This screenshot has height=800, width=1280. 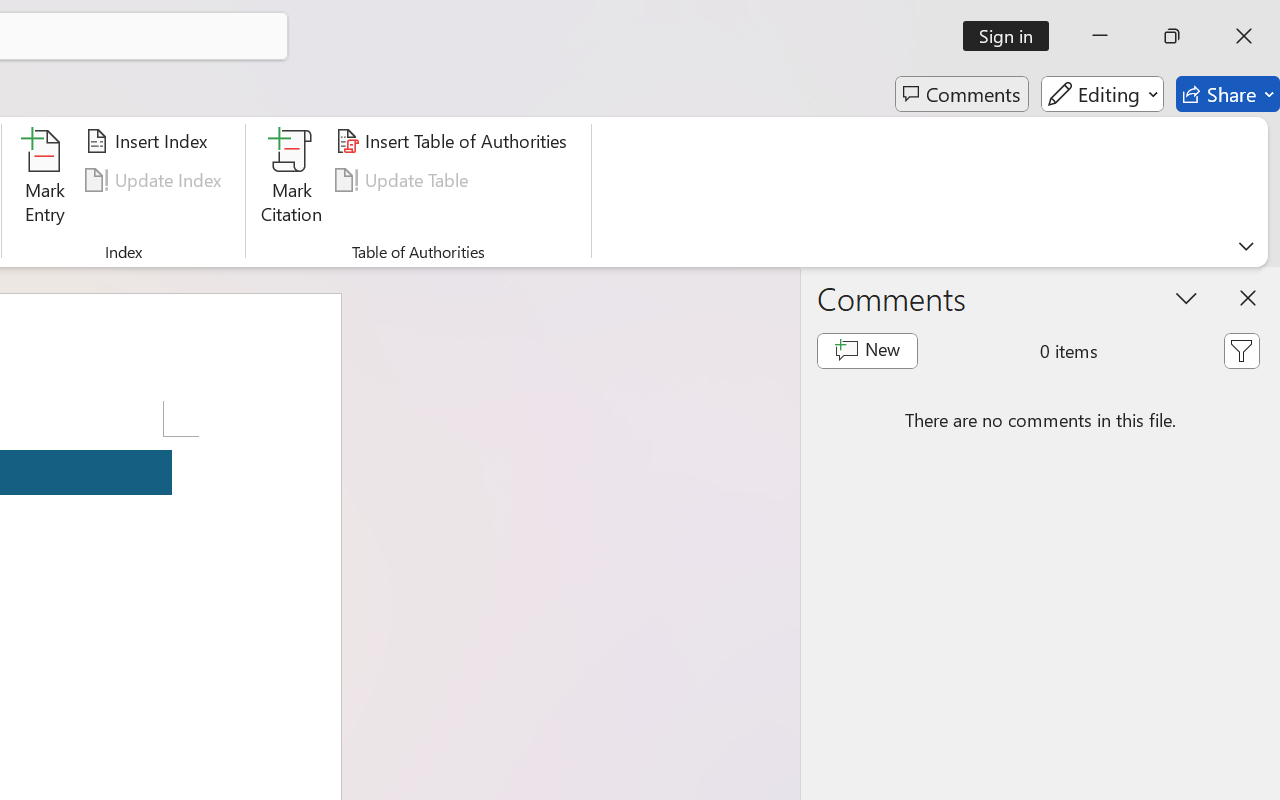 What do you see at coordinates (1240, 350) in the screenshot?
I see `'Filter'` at bounding box center [1240, 350].